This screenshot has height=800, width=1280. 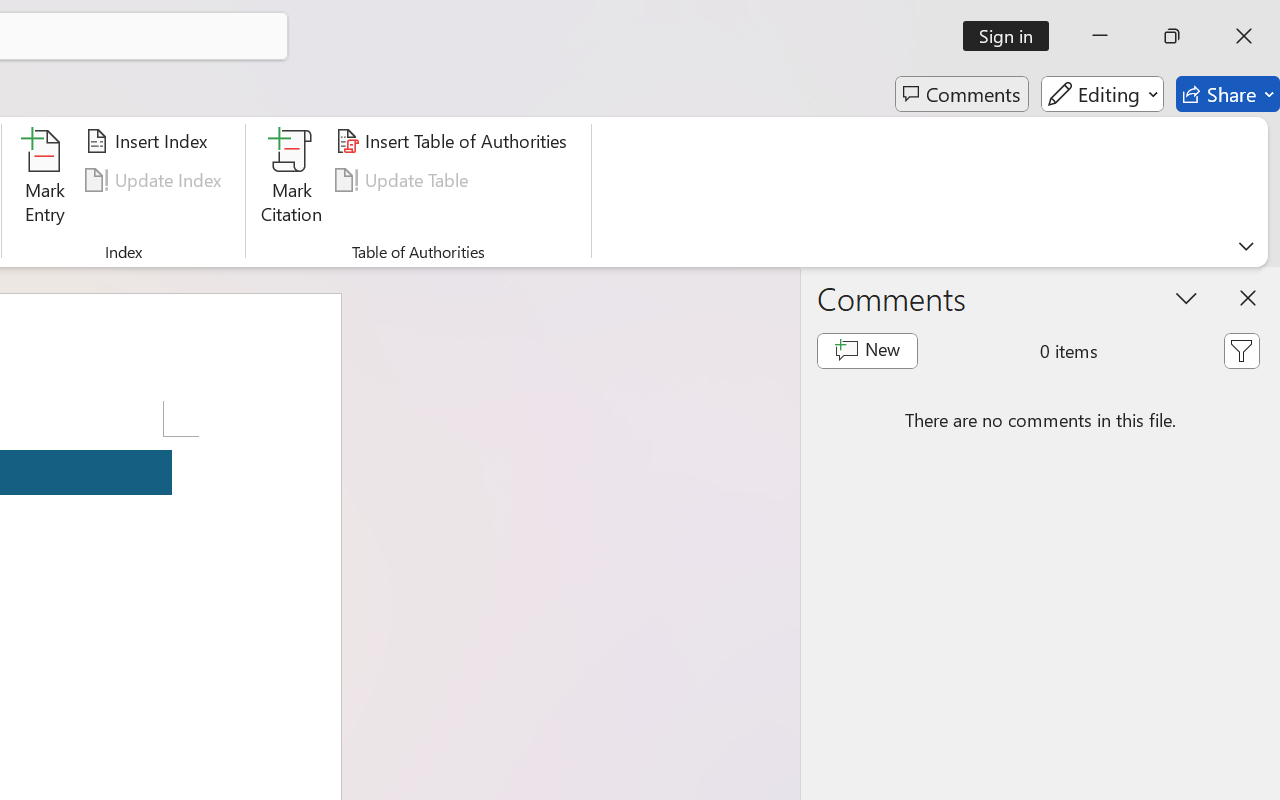 What do you see at coordinates (1240, 350) in the screenshot?
I see `'Filter'` at bounding box center [1240, 350].